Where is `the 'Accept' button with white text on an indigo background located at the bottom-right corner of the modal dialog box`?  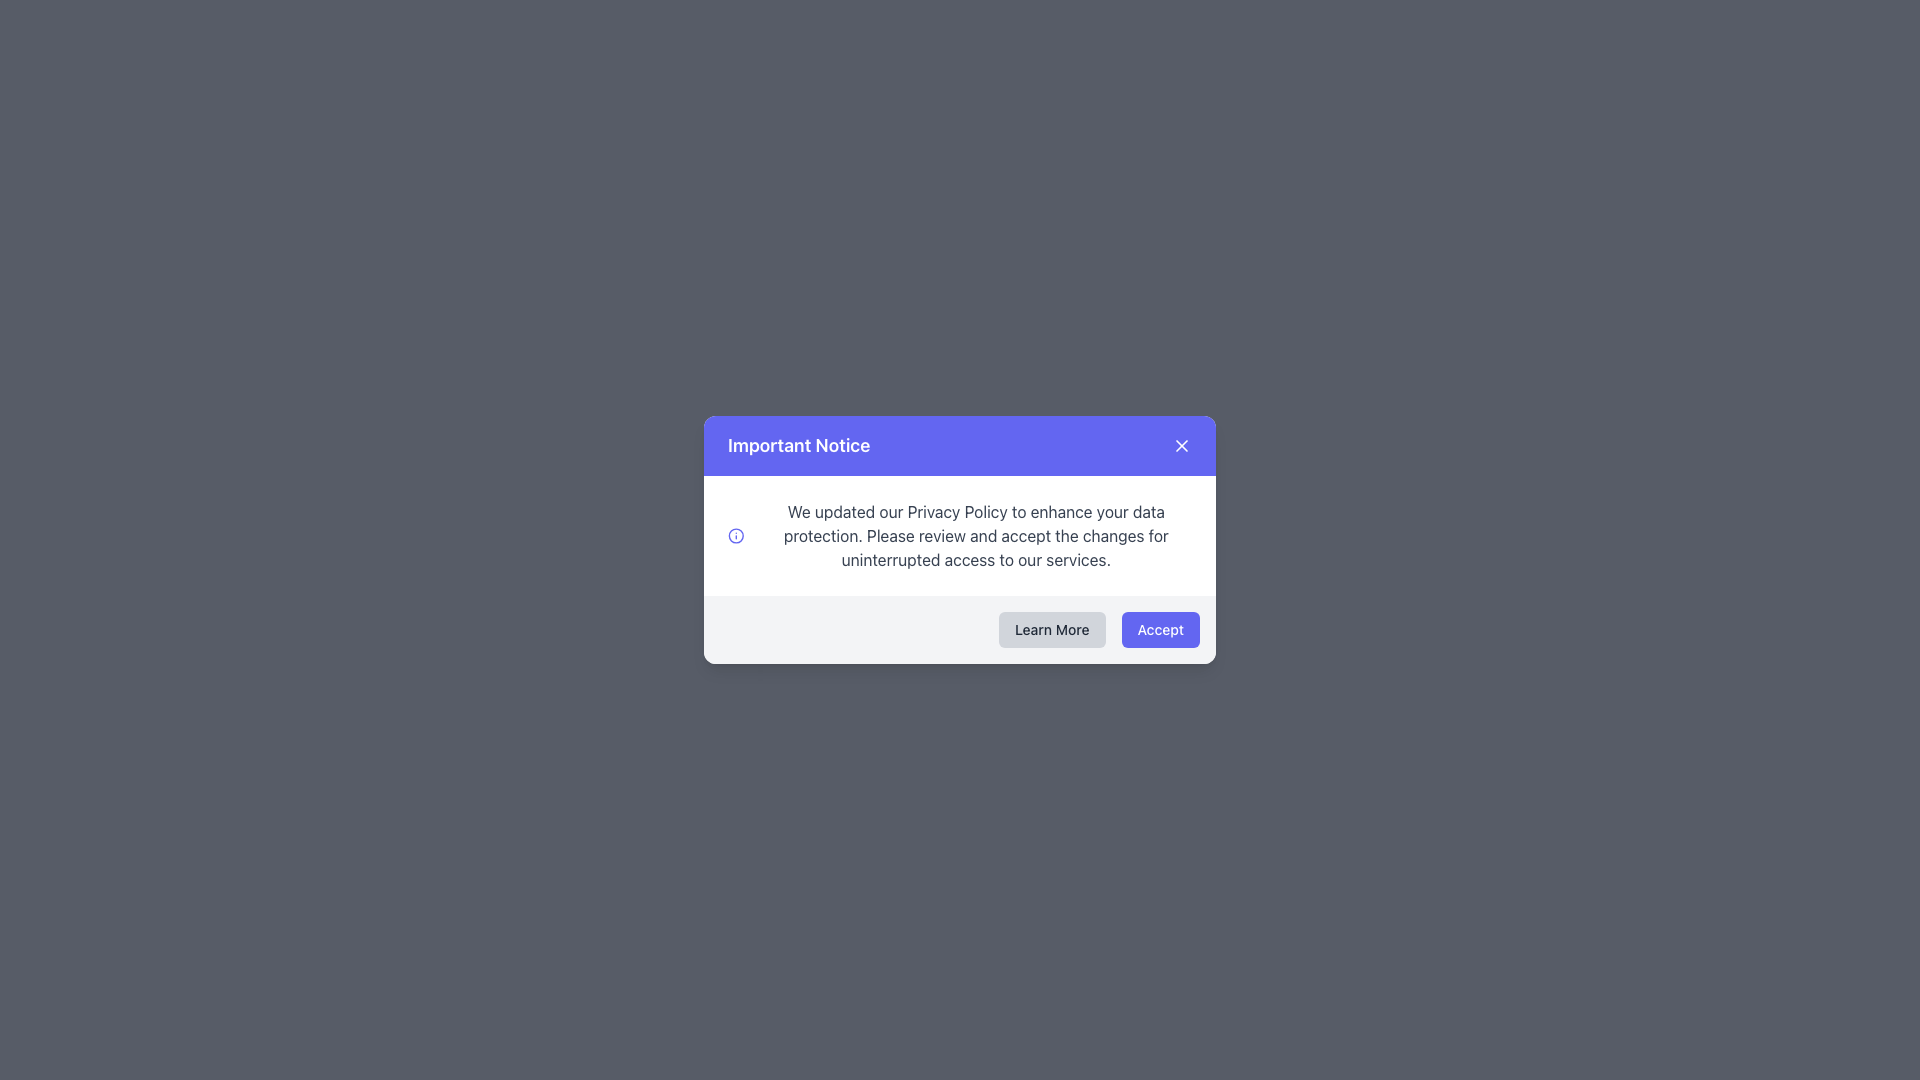 the 'Accept' button with white text on an indigo background located at the bottom-right corner of the modal dialog box is located at coordinates (1160, 628).